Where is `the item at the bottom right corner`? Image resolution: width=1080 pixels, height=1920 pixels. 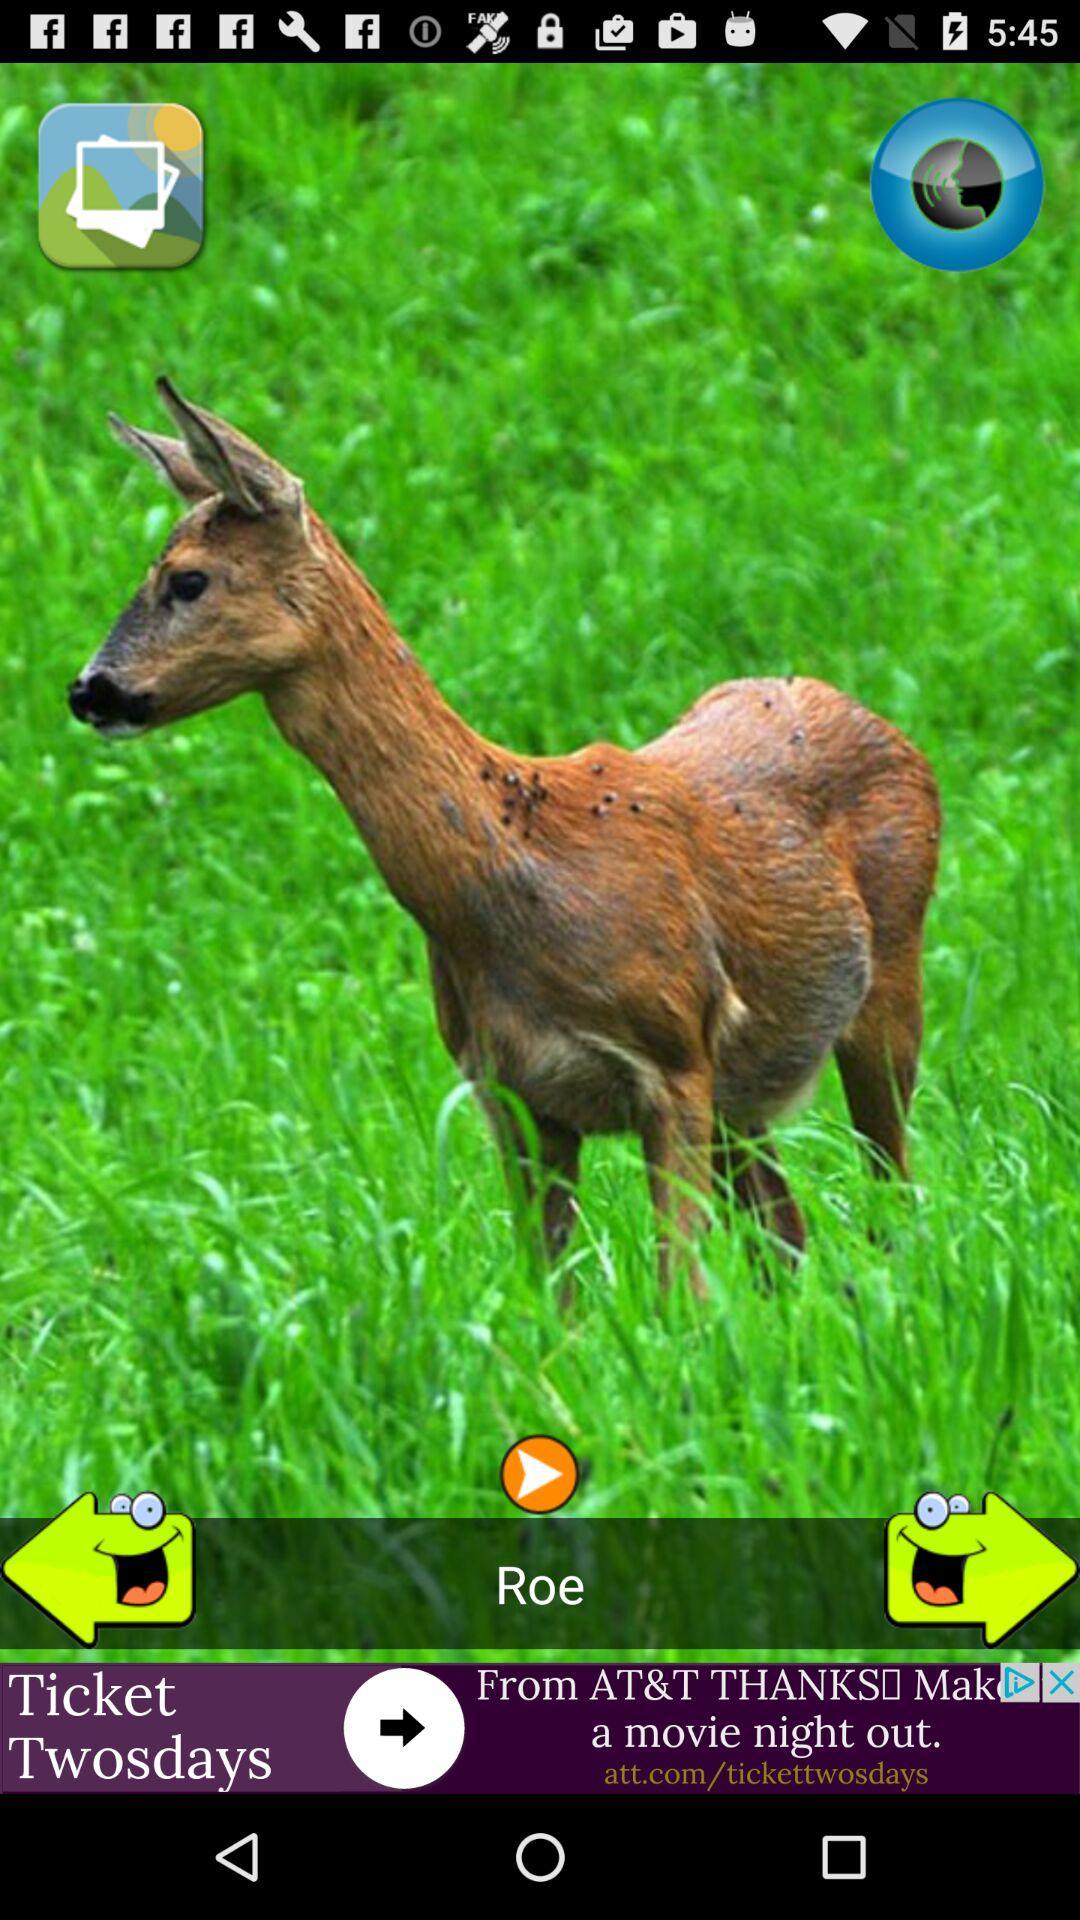
the item at the bottom right corner is located at coordinates (981, 1560).